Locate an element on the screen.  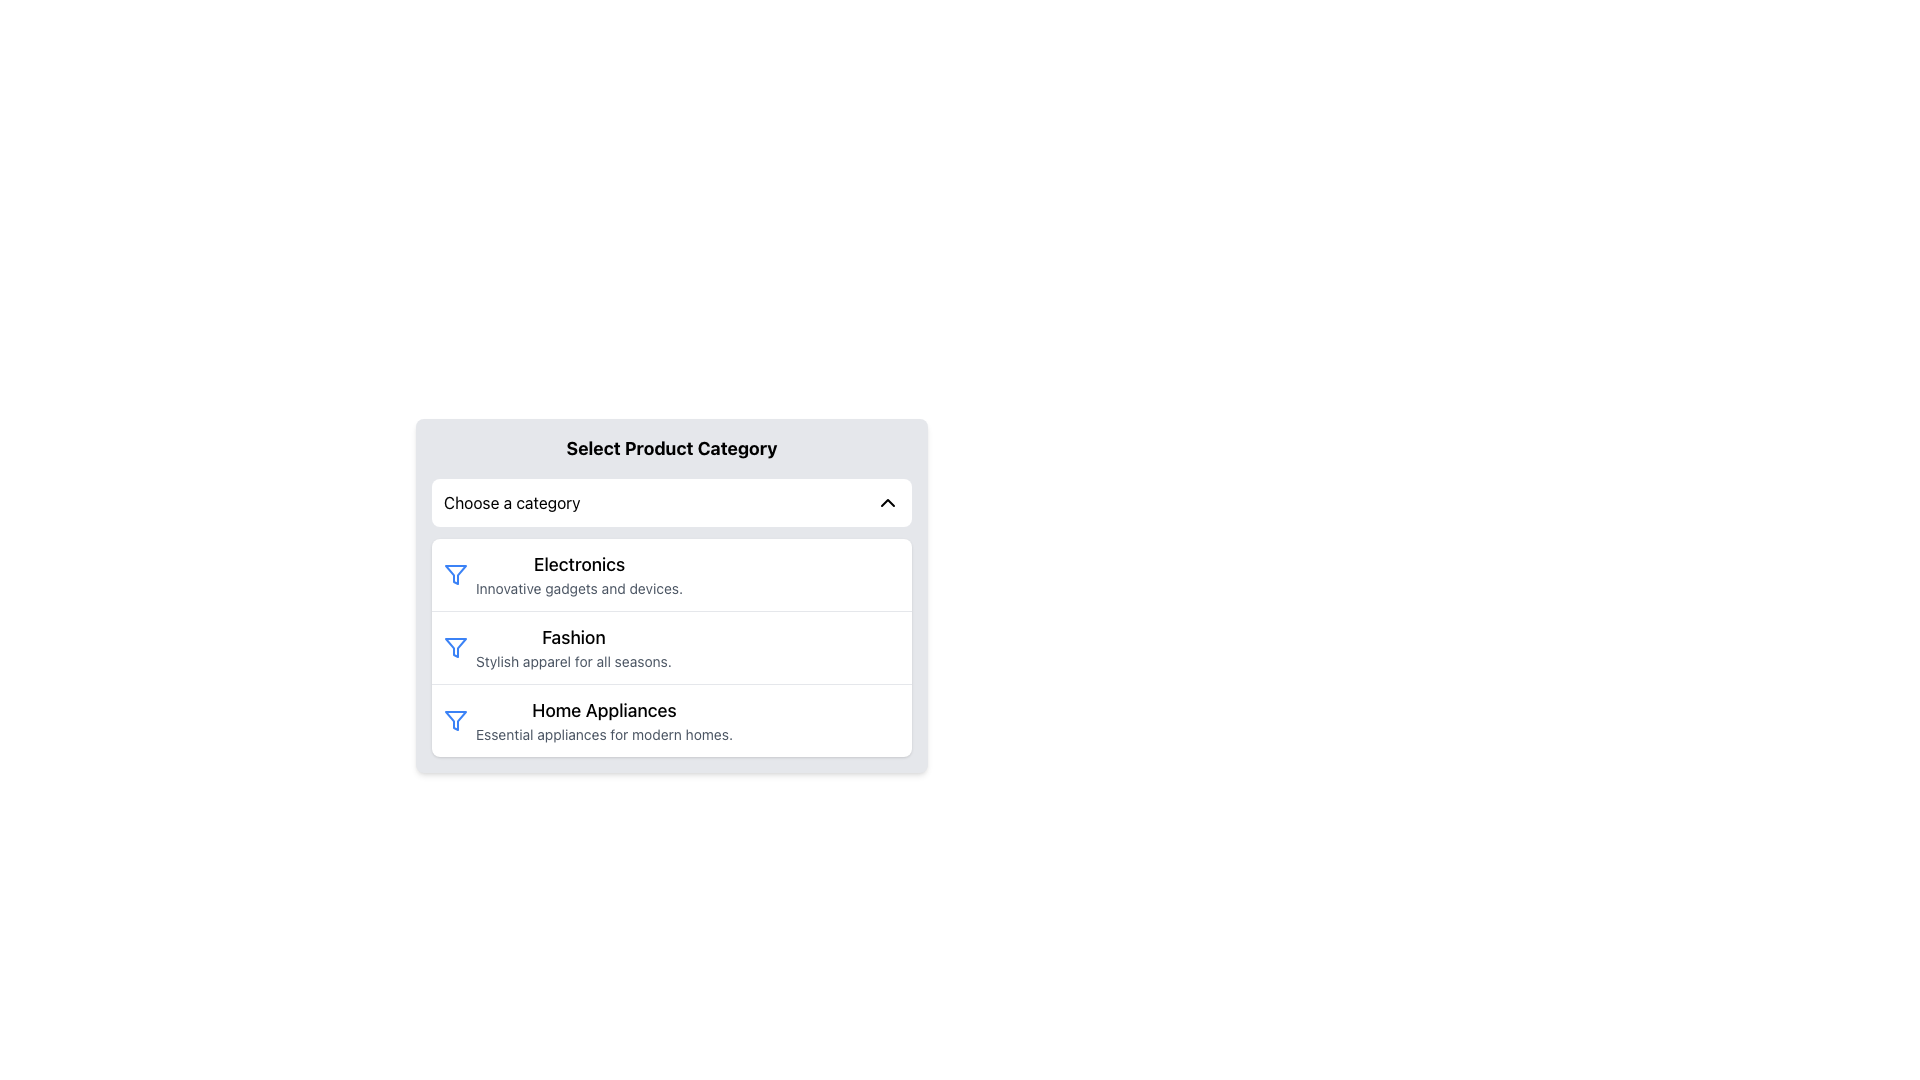
the selectable list item labeled 'Electronics', which contains a bold first line and a smaller gray second line is located at coordinates (578, 574).